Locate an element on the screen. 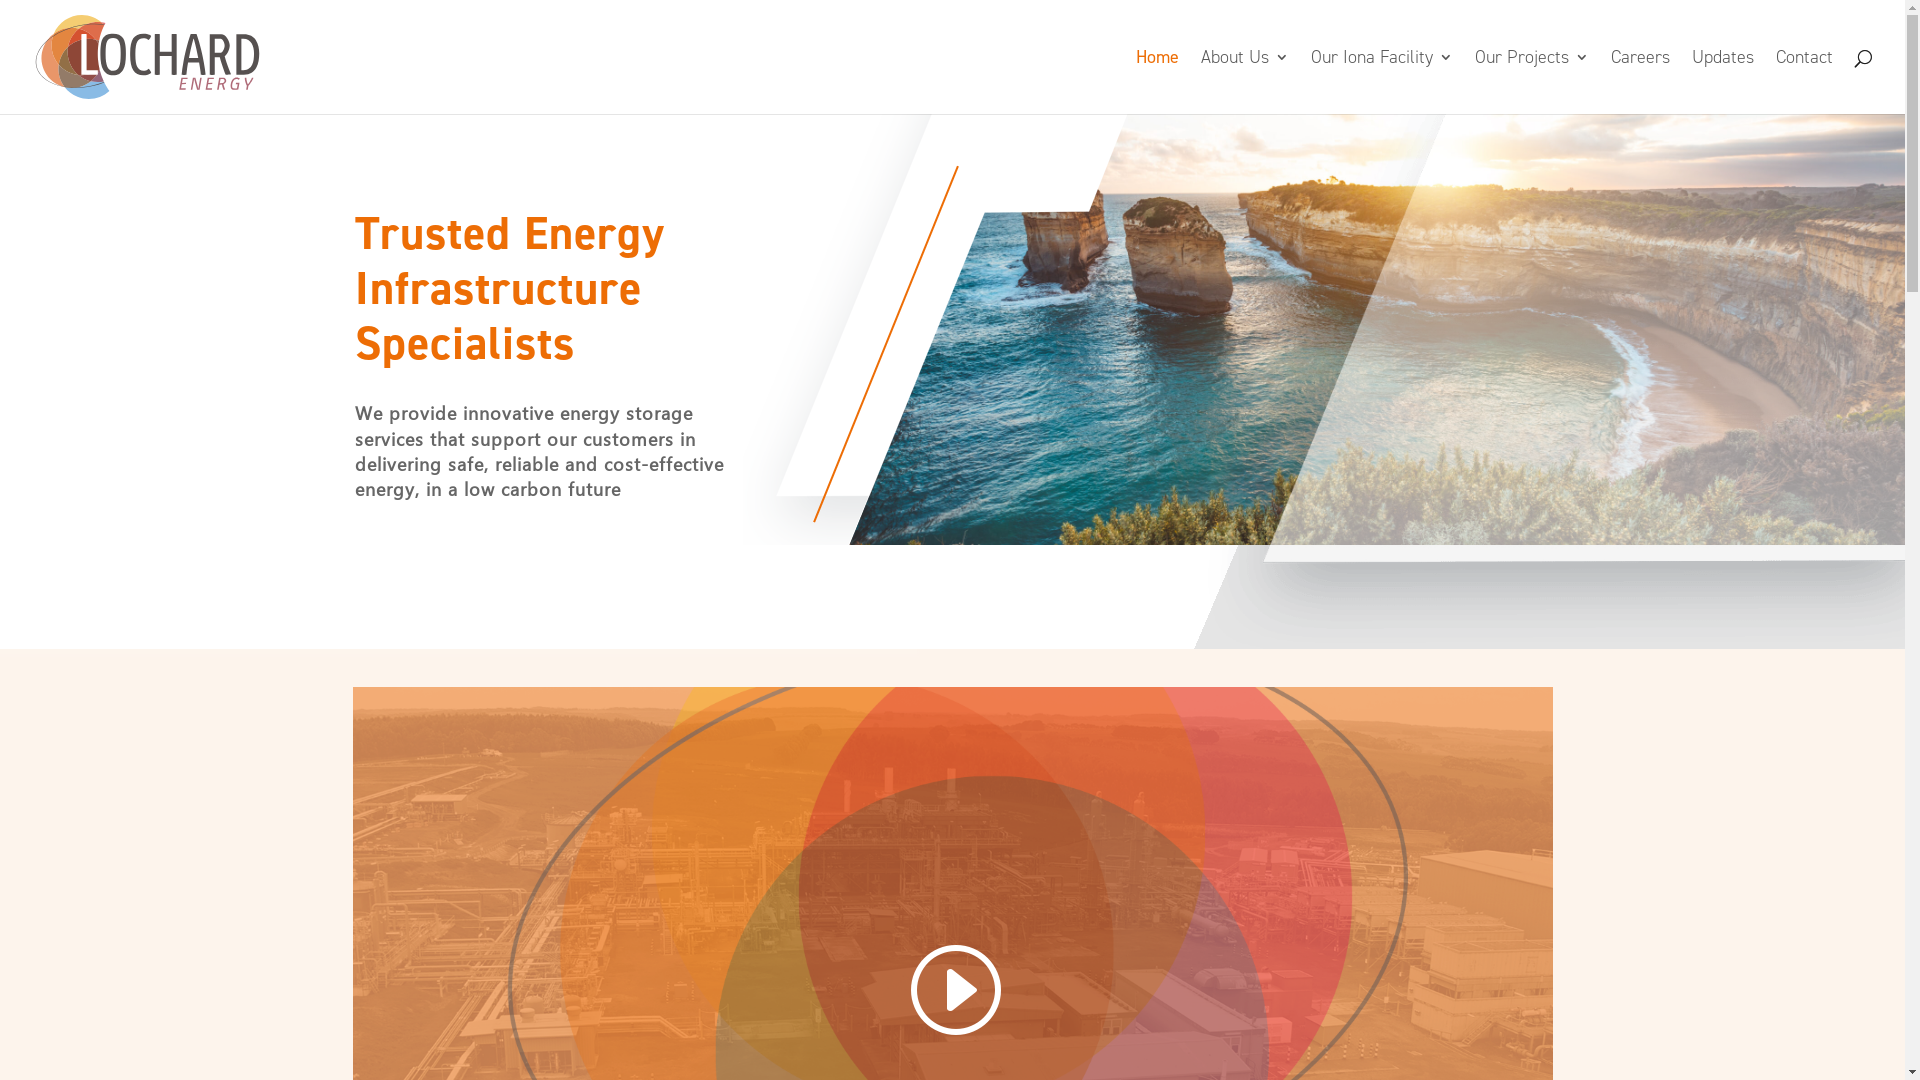 This screenshot has height=1080, width=1920. 'Careers' is located at coordinates (1611, 80).